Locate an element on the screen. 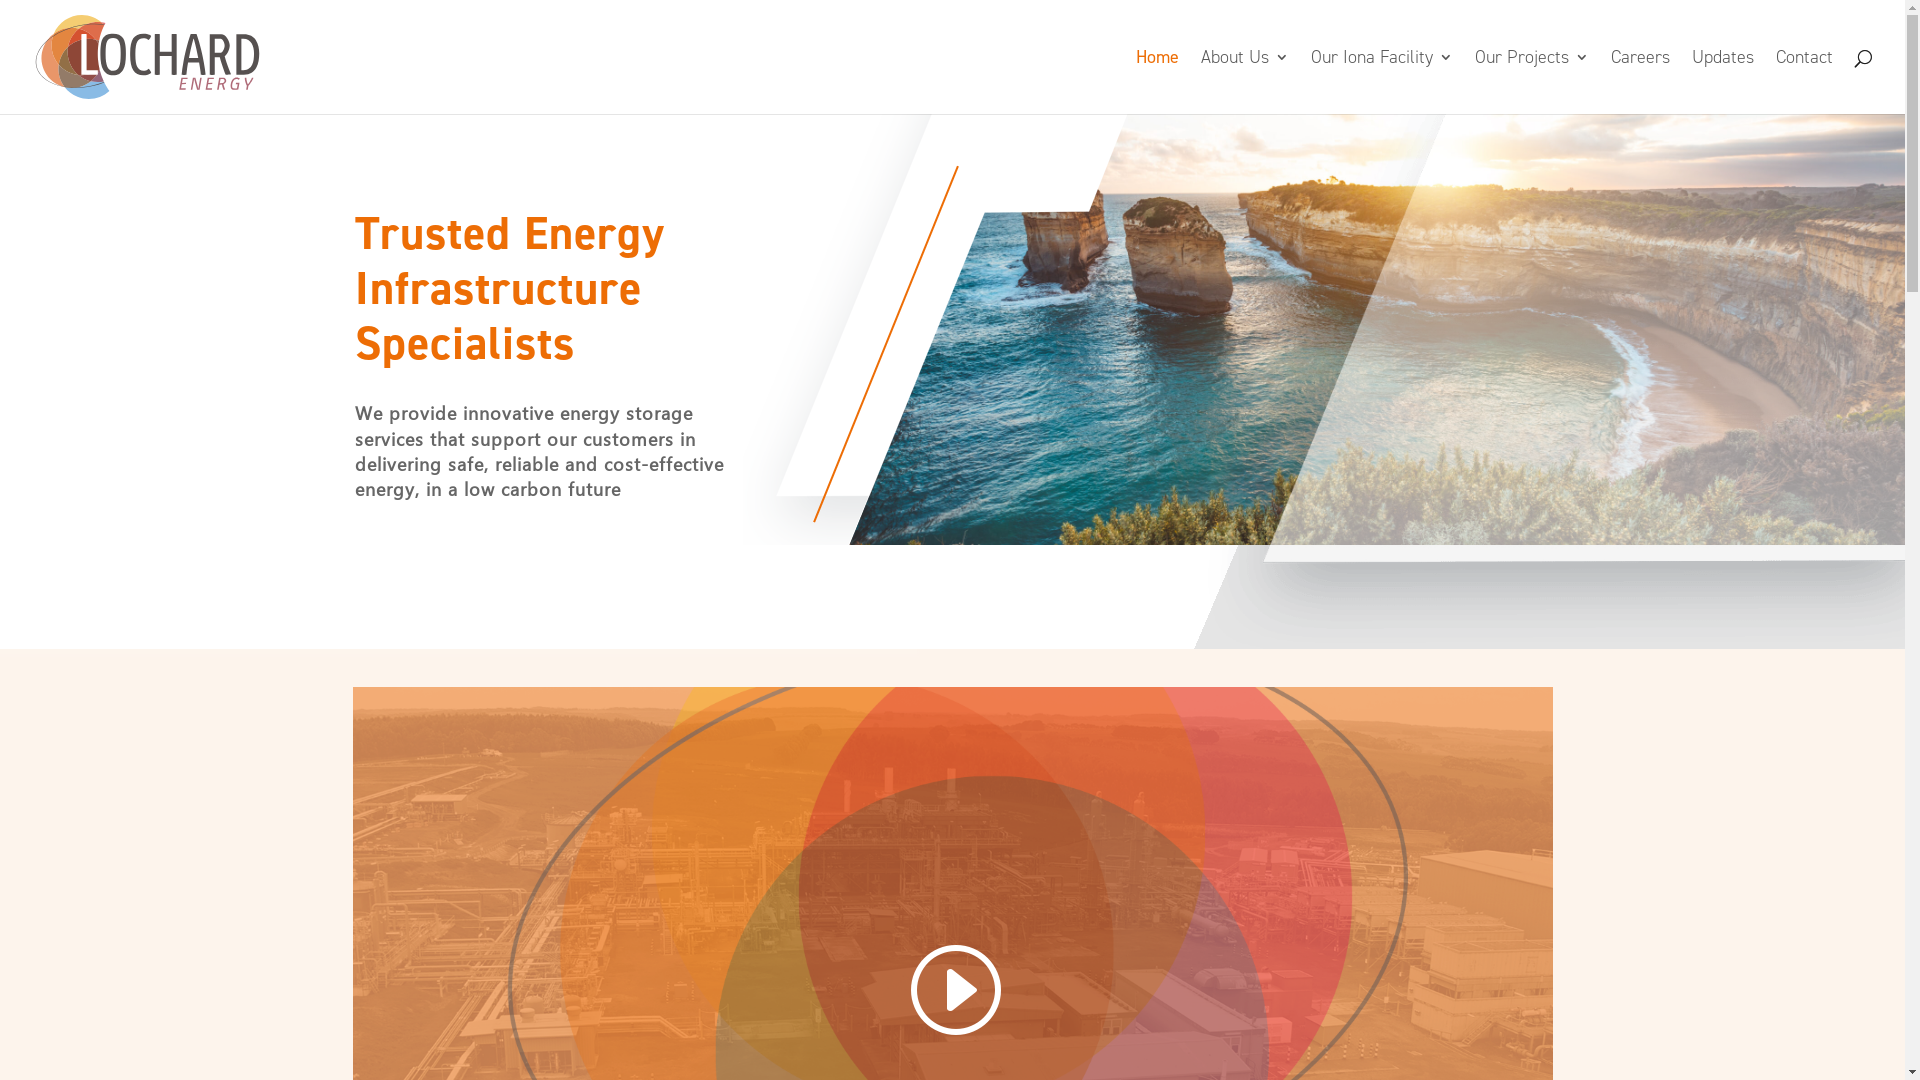 This screenshot has height=1080, width=1920. 'Careers' is located at coordinates (1611, 80).